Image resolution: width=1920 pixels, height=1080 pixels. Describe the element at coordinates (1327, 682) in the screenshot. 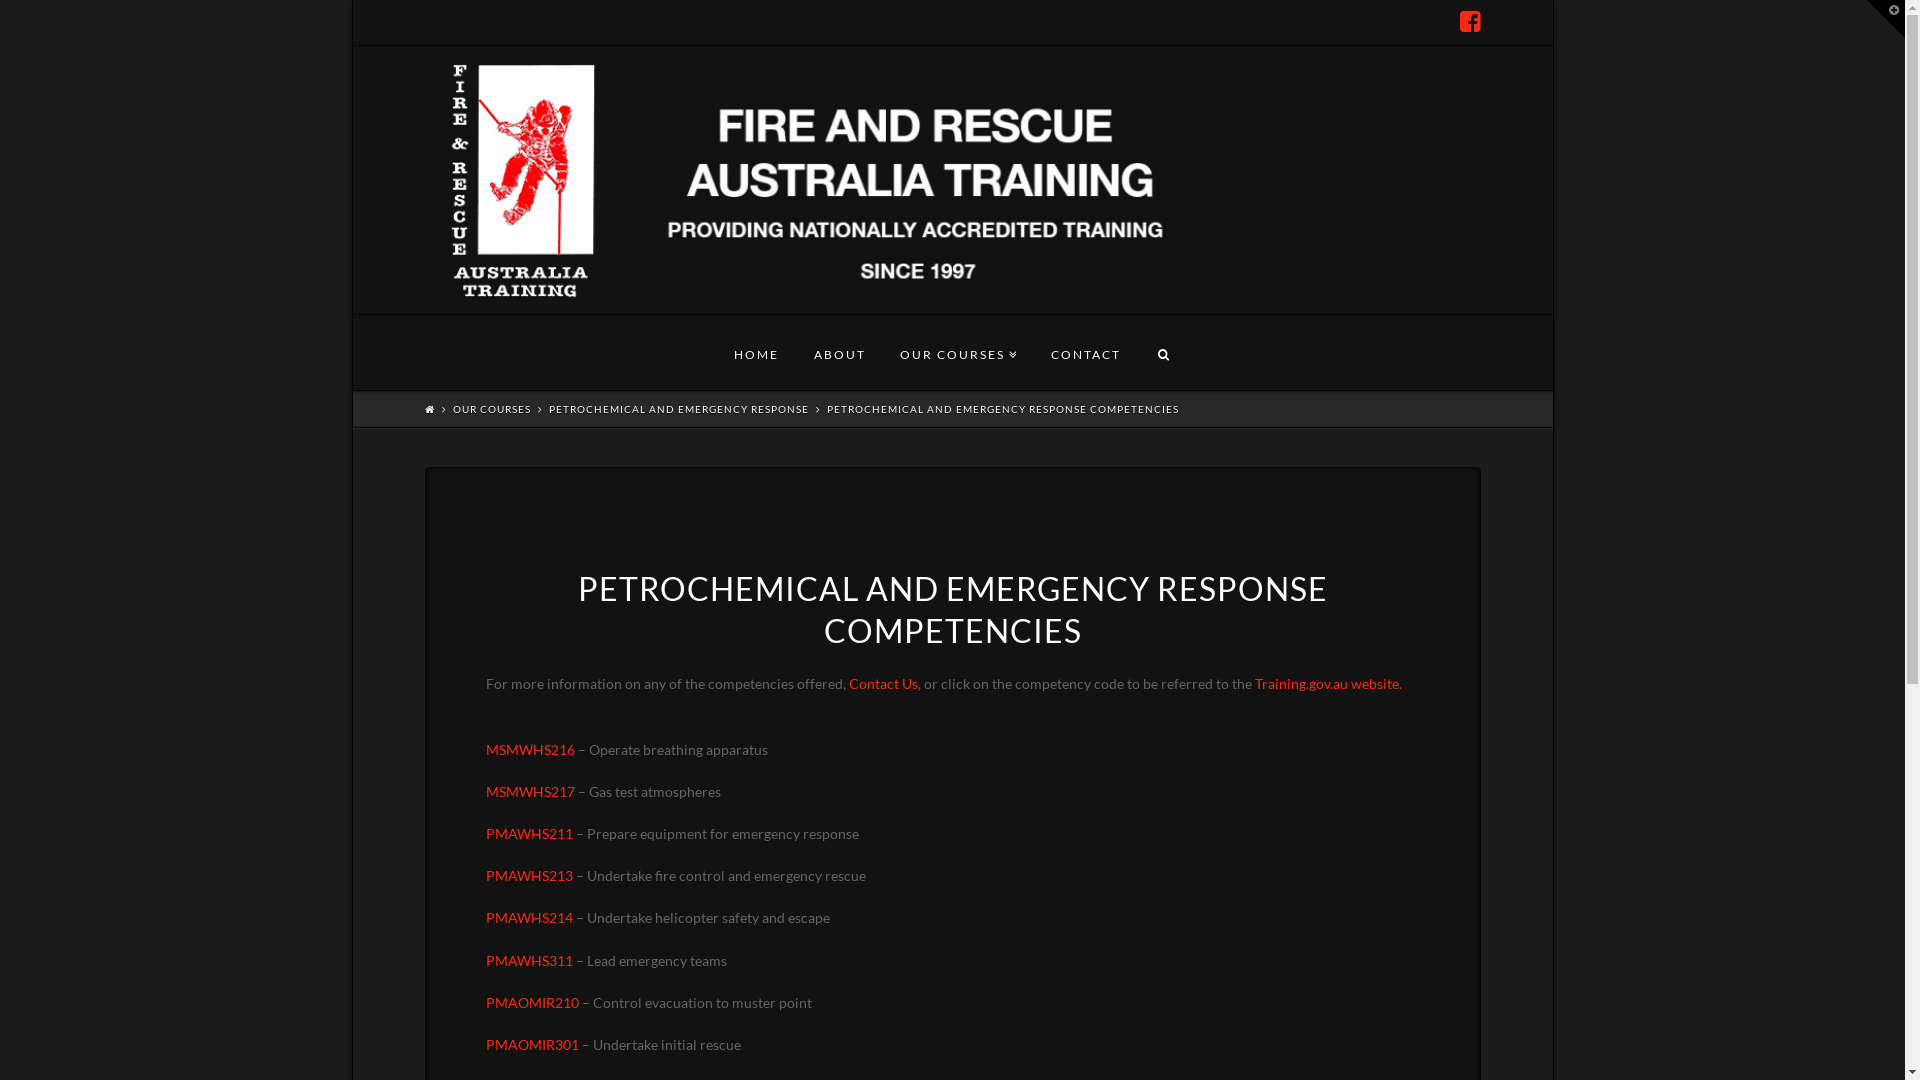

I see `'Training.gov.au website.'` at that location.